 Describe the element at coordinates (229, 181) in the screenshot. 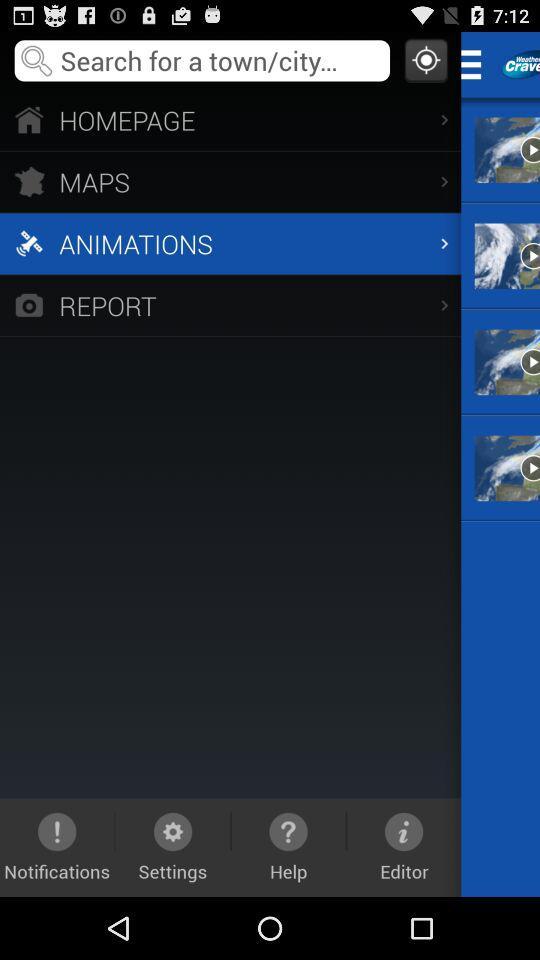

I see `app below the homepage` at that location.